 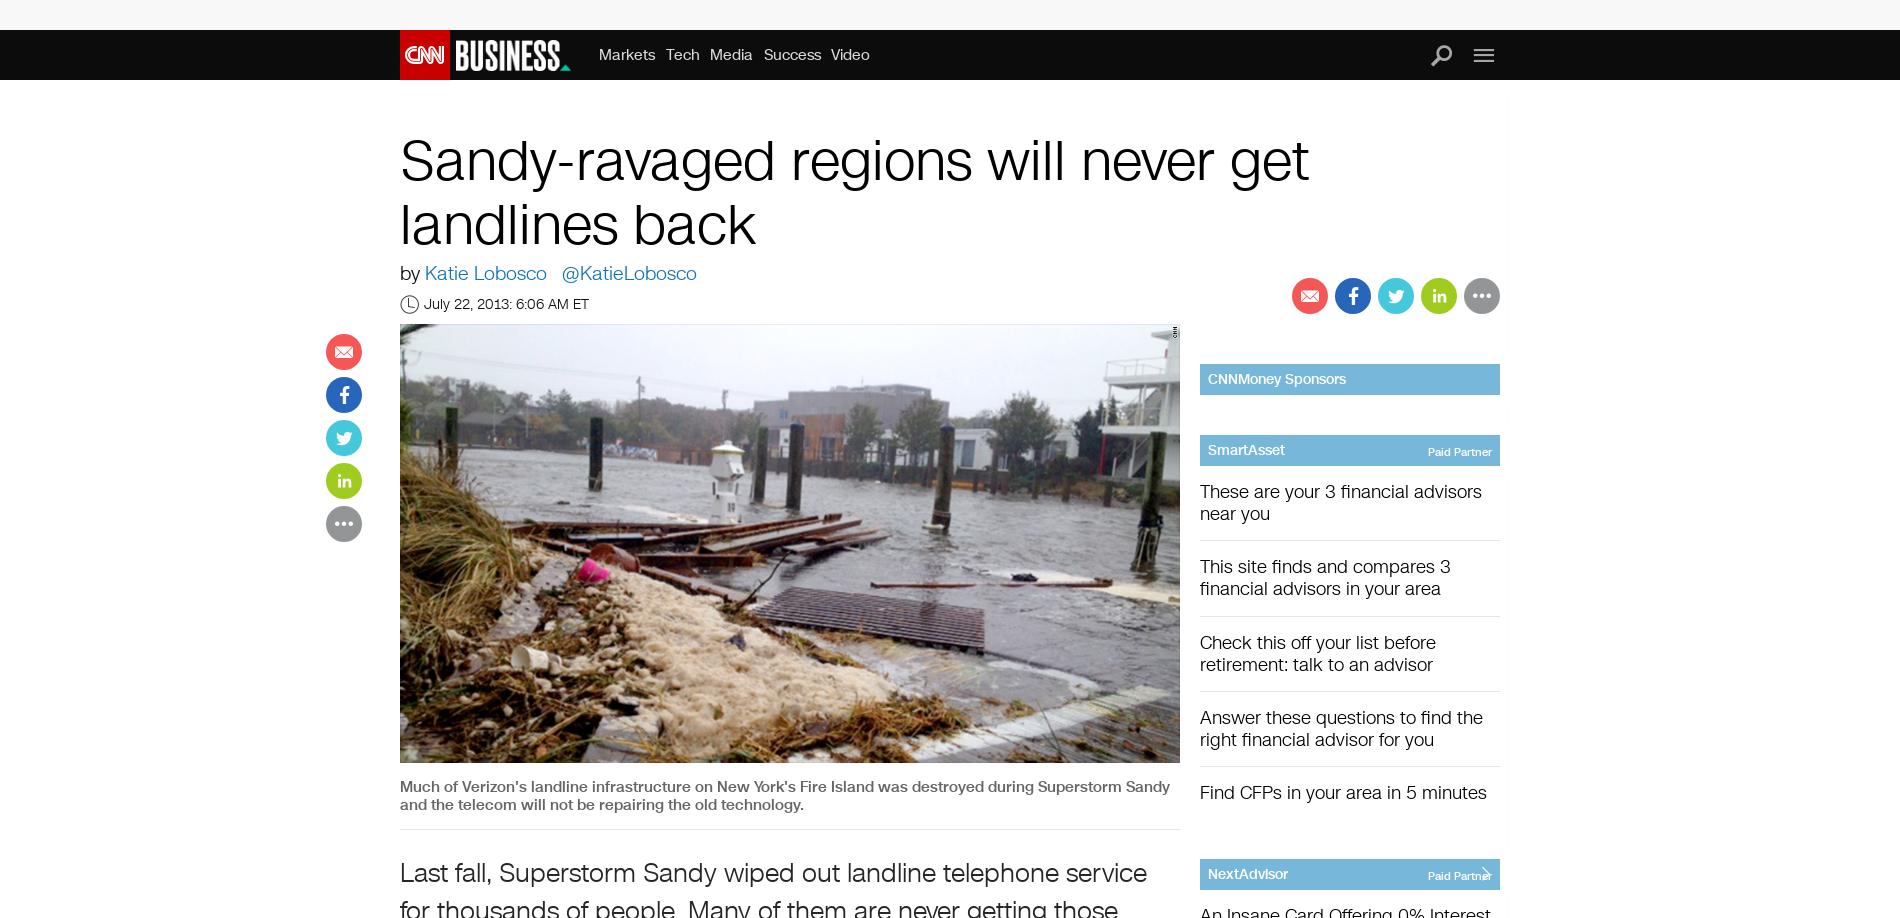 I want to click on 'Answer these questions to find the right financial advisor for you', so click(x=1340, y=726).